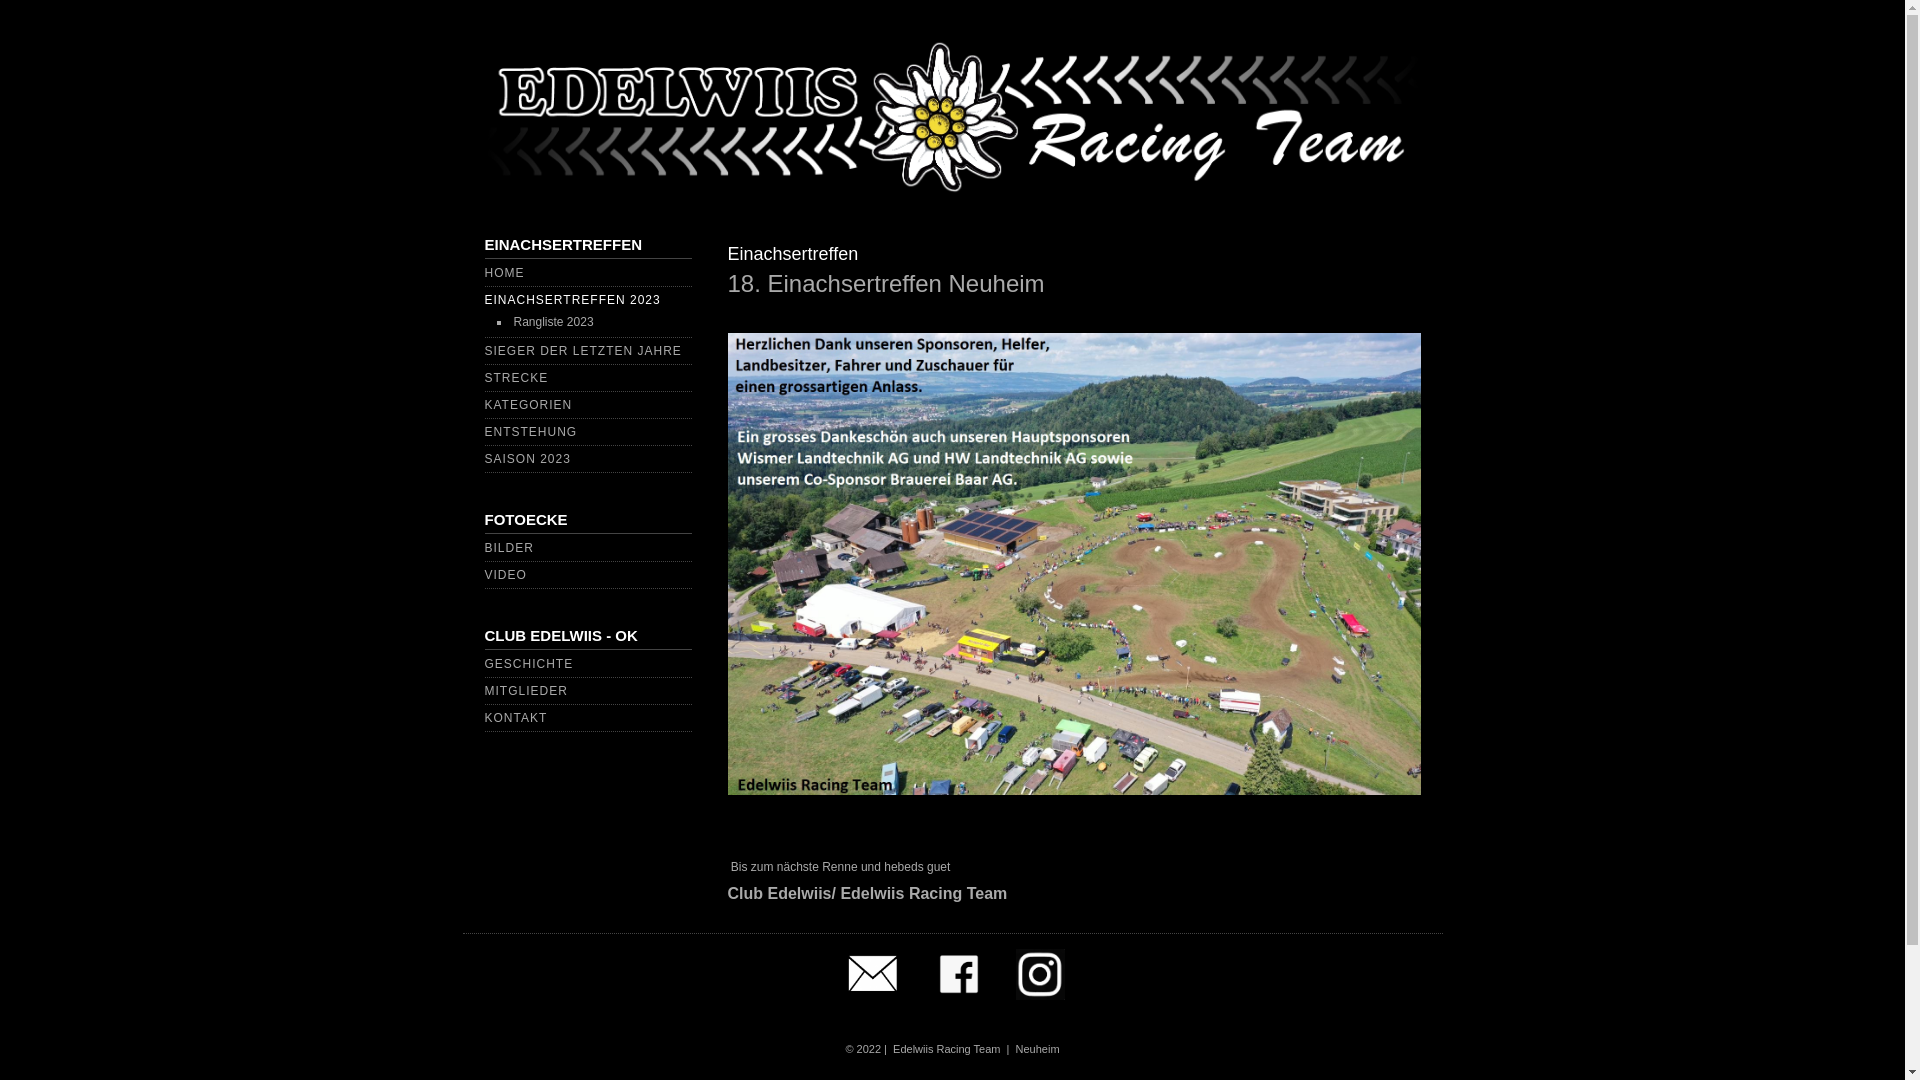 The width and height of the screenshot is (1920, 1080). What do you see at coordinates (484, 459) in the screenshot?
I see `'SAISON 2023'` at bounding box center [484, 459].